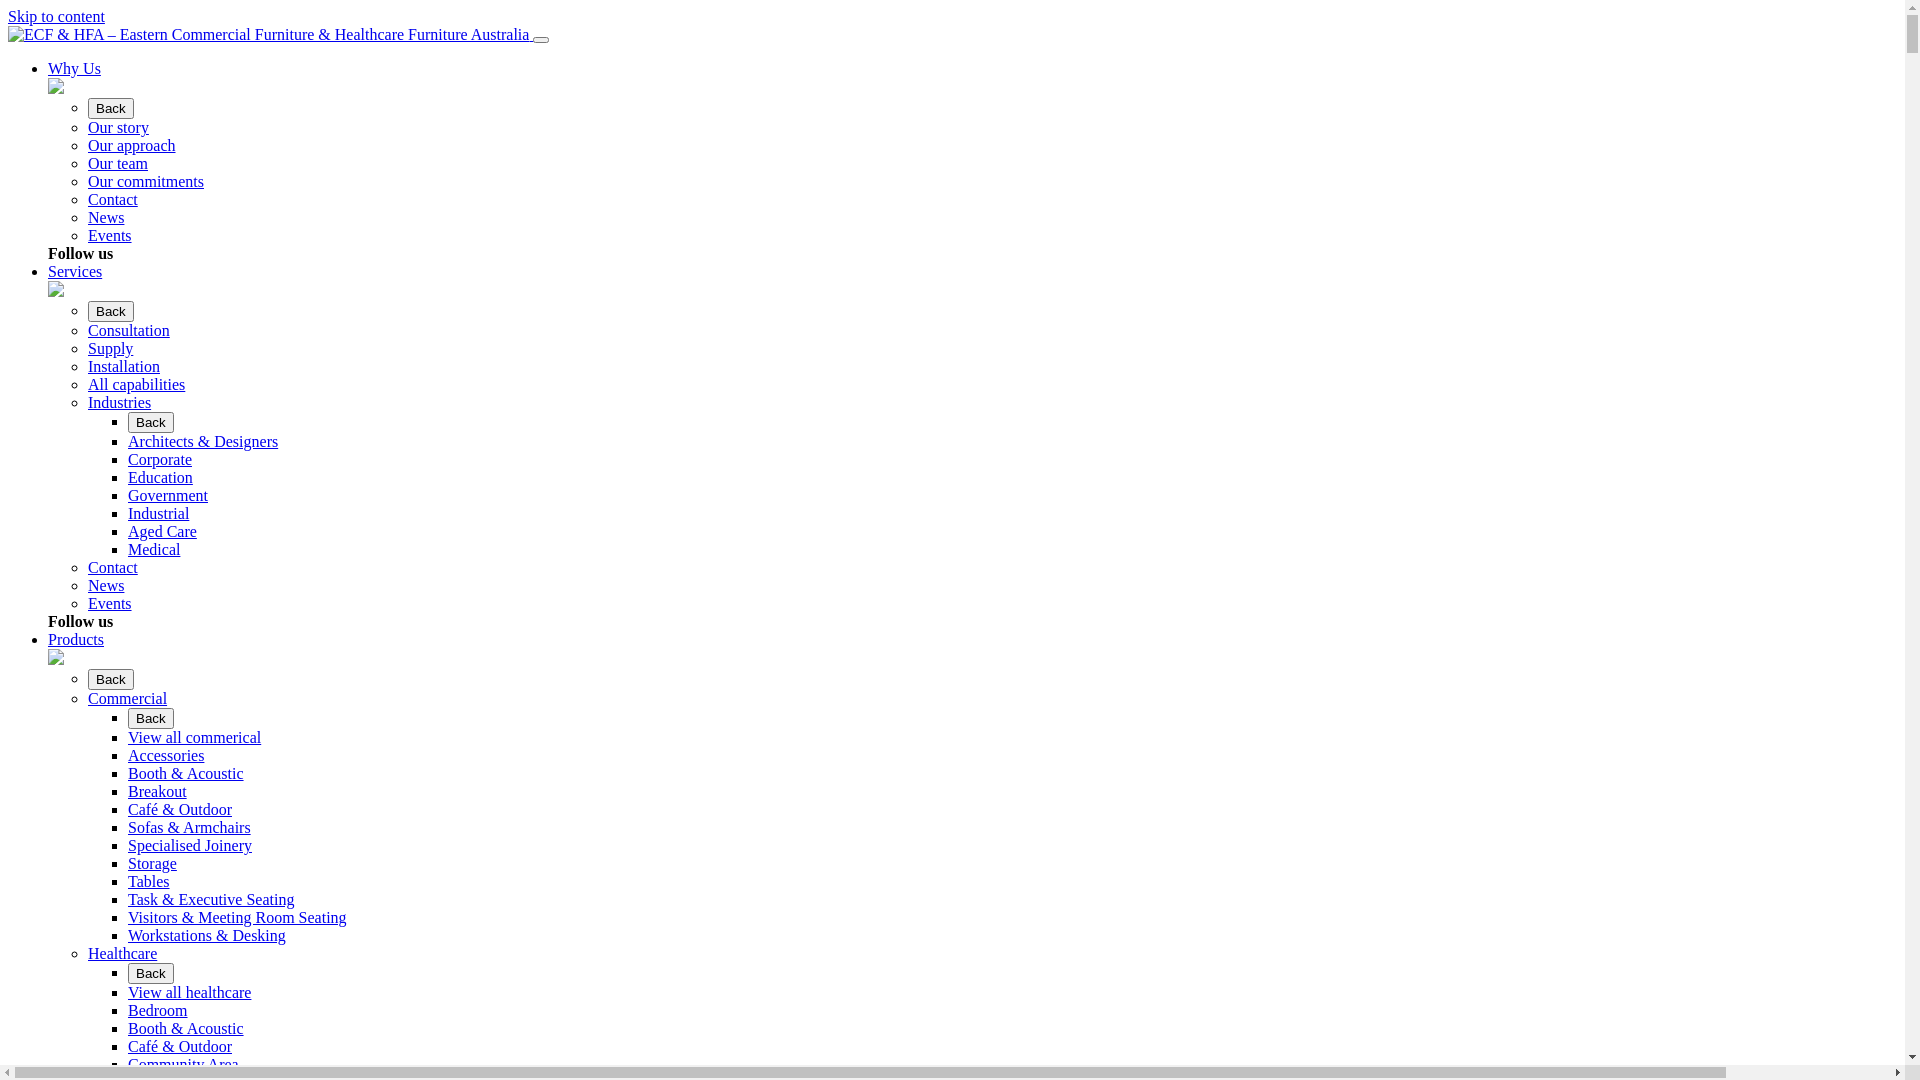 The image size is (1920, 1080). I want to click on 'Skip to content', so click(56, 16).